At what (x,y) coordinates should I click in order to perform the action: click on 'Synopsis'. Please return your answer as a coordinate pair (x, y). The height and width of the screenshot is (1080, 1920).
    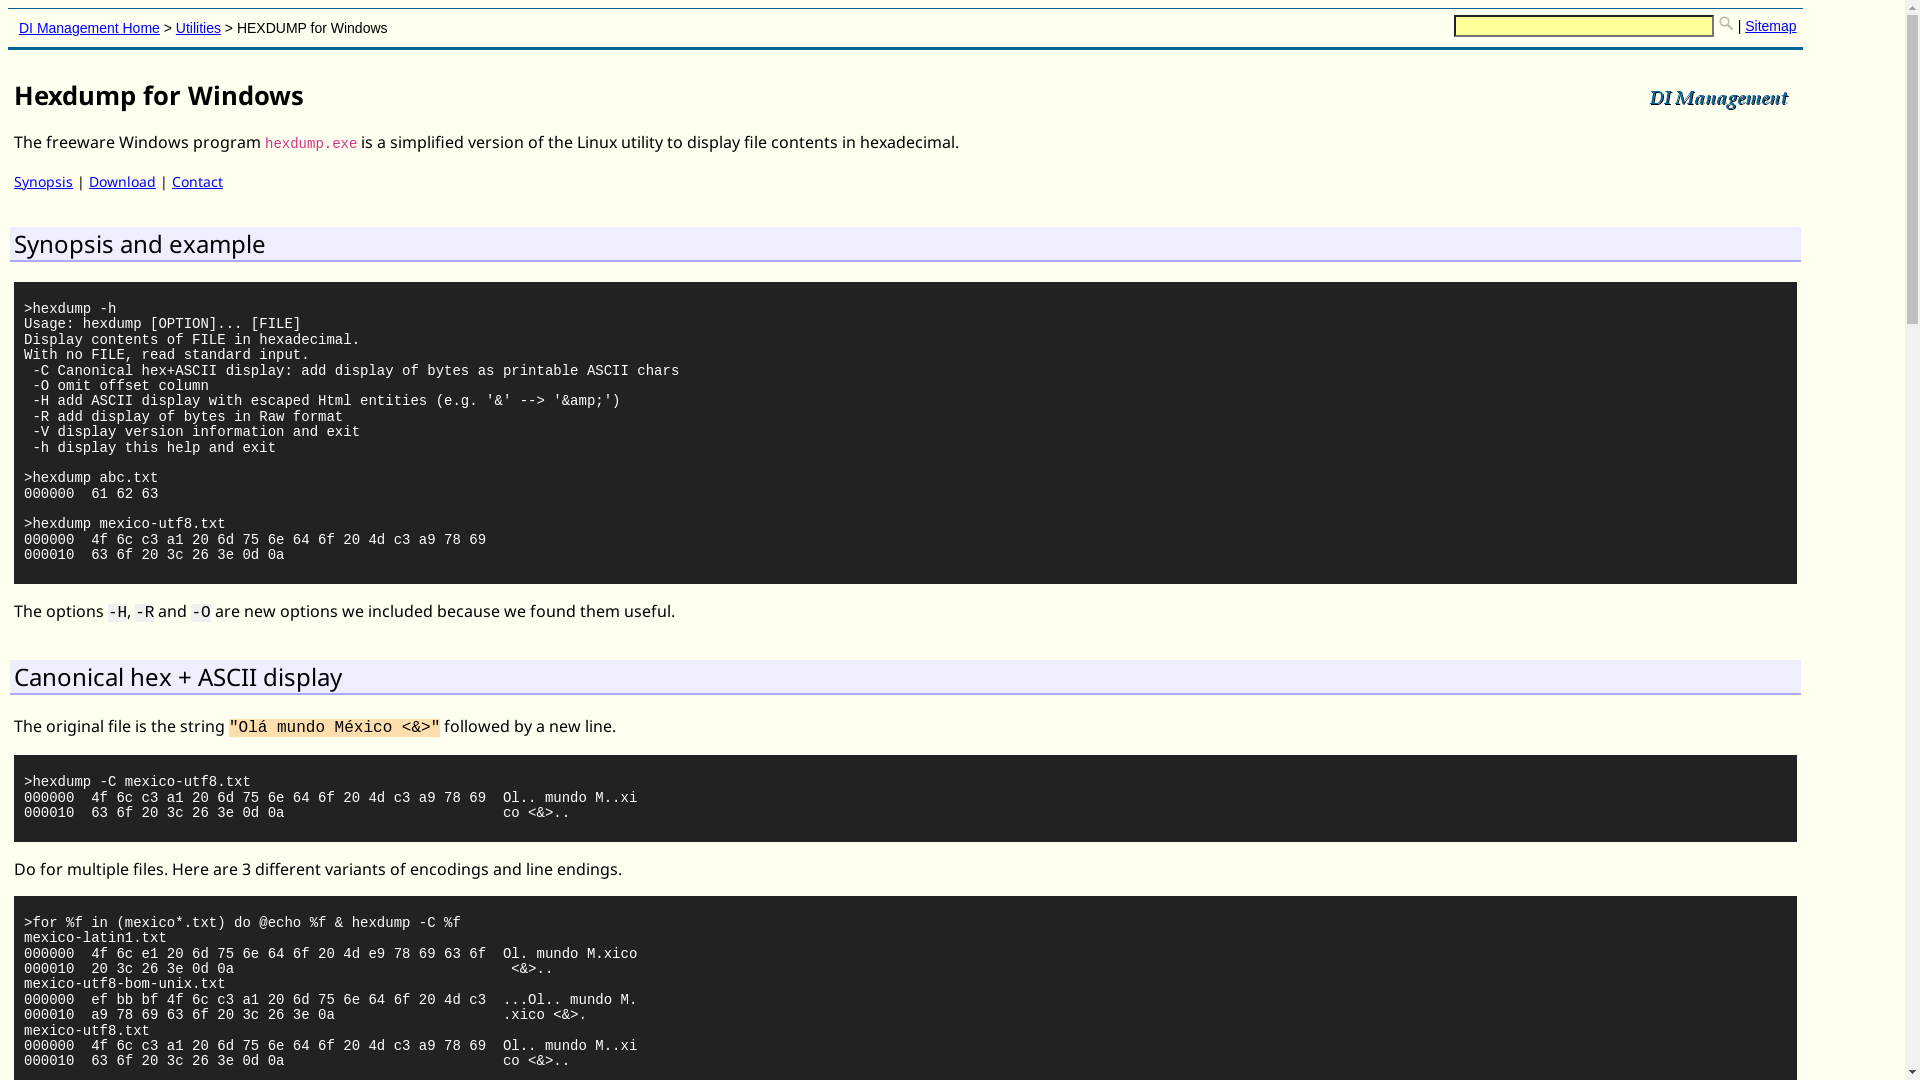
    Looking at the image, I should click on (43, 181).